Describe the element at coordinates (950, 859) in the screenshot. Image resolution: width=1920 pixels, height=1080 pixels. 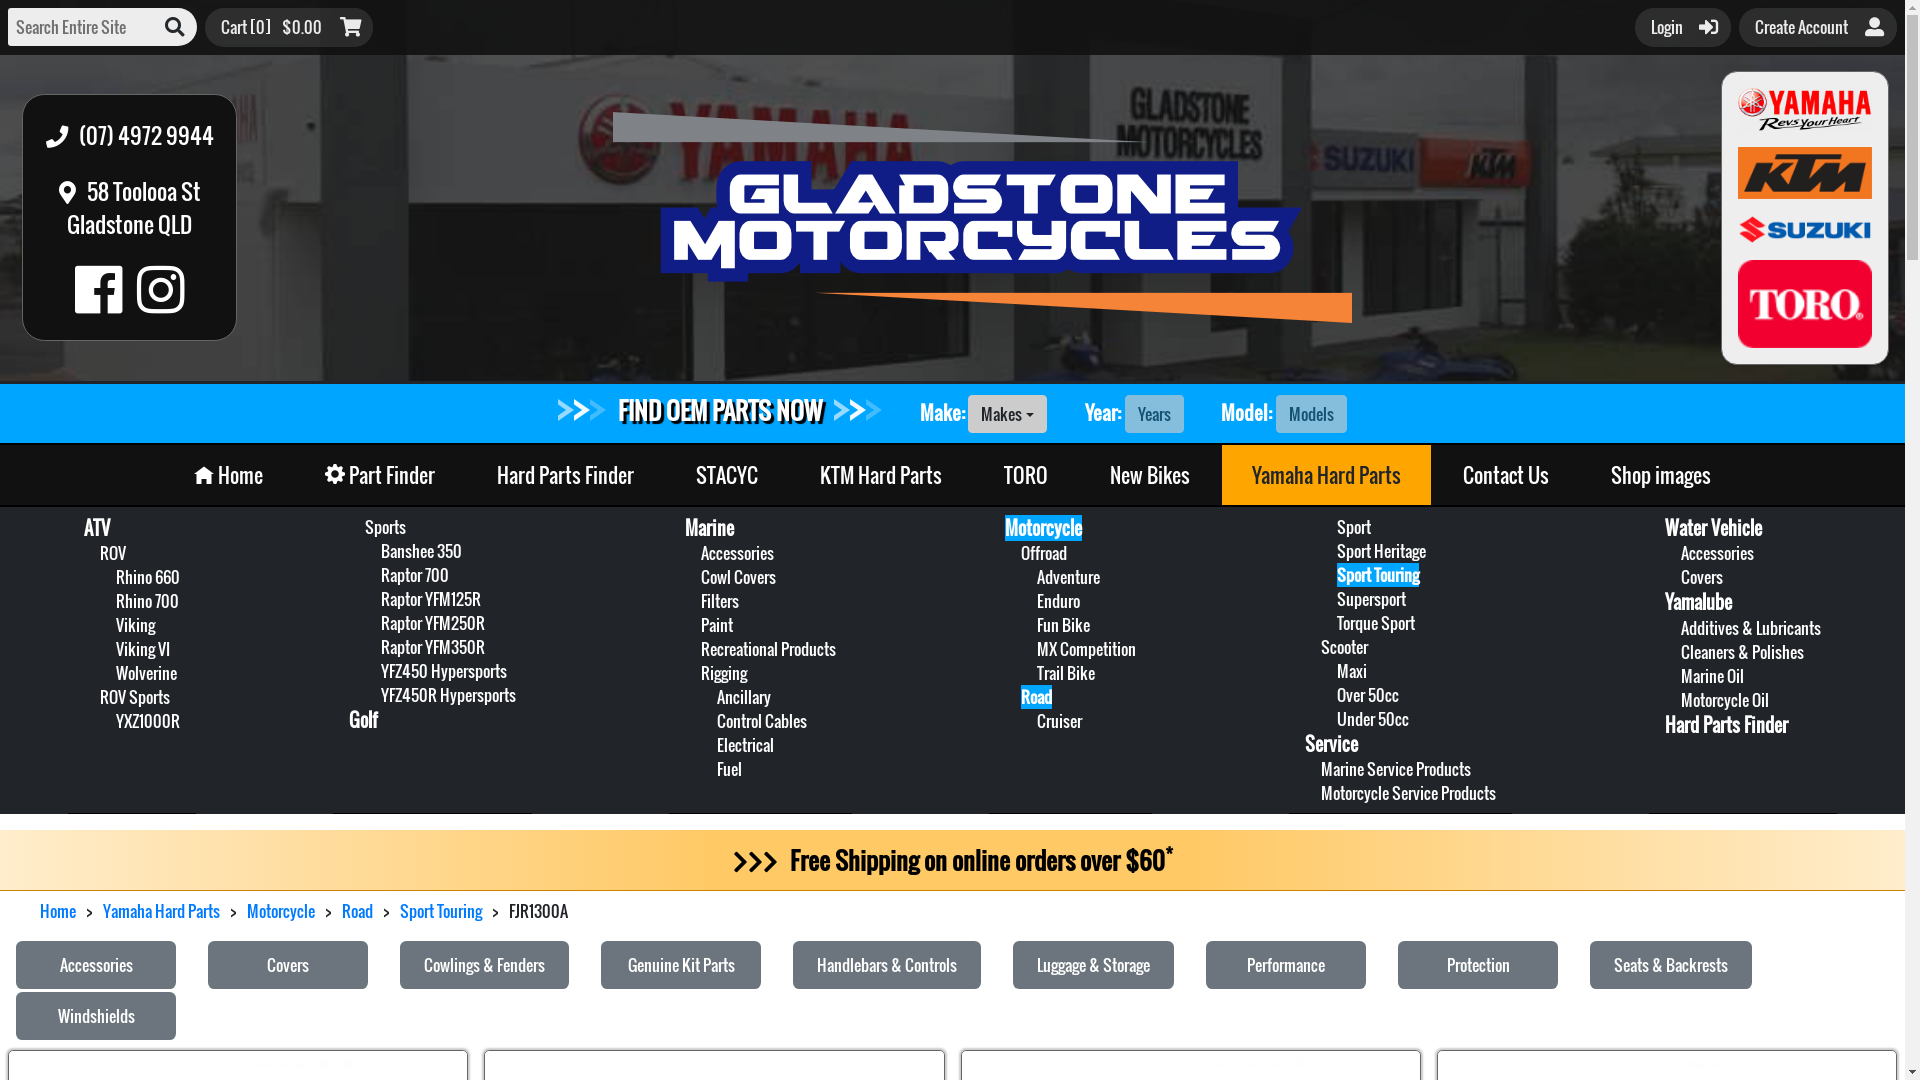
I see `'Free Shipping on online orders over $60*'` at that location.